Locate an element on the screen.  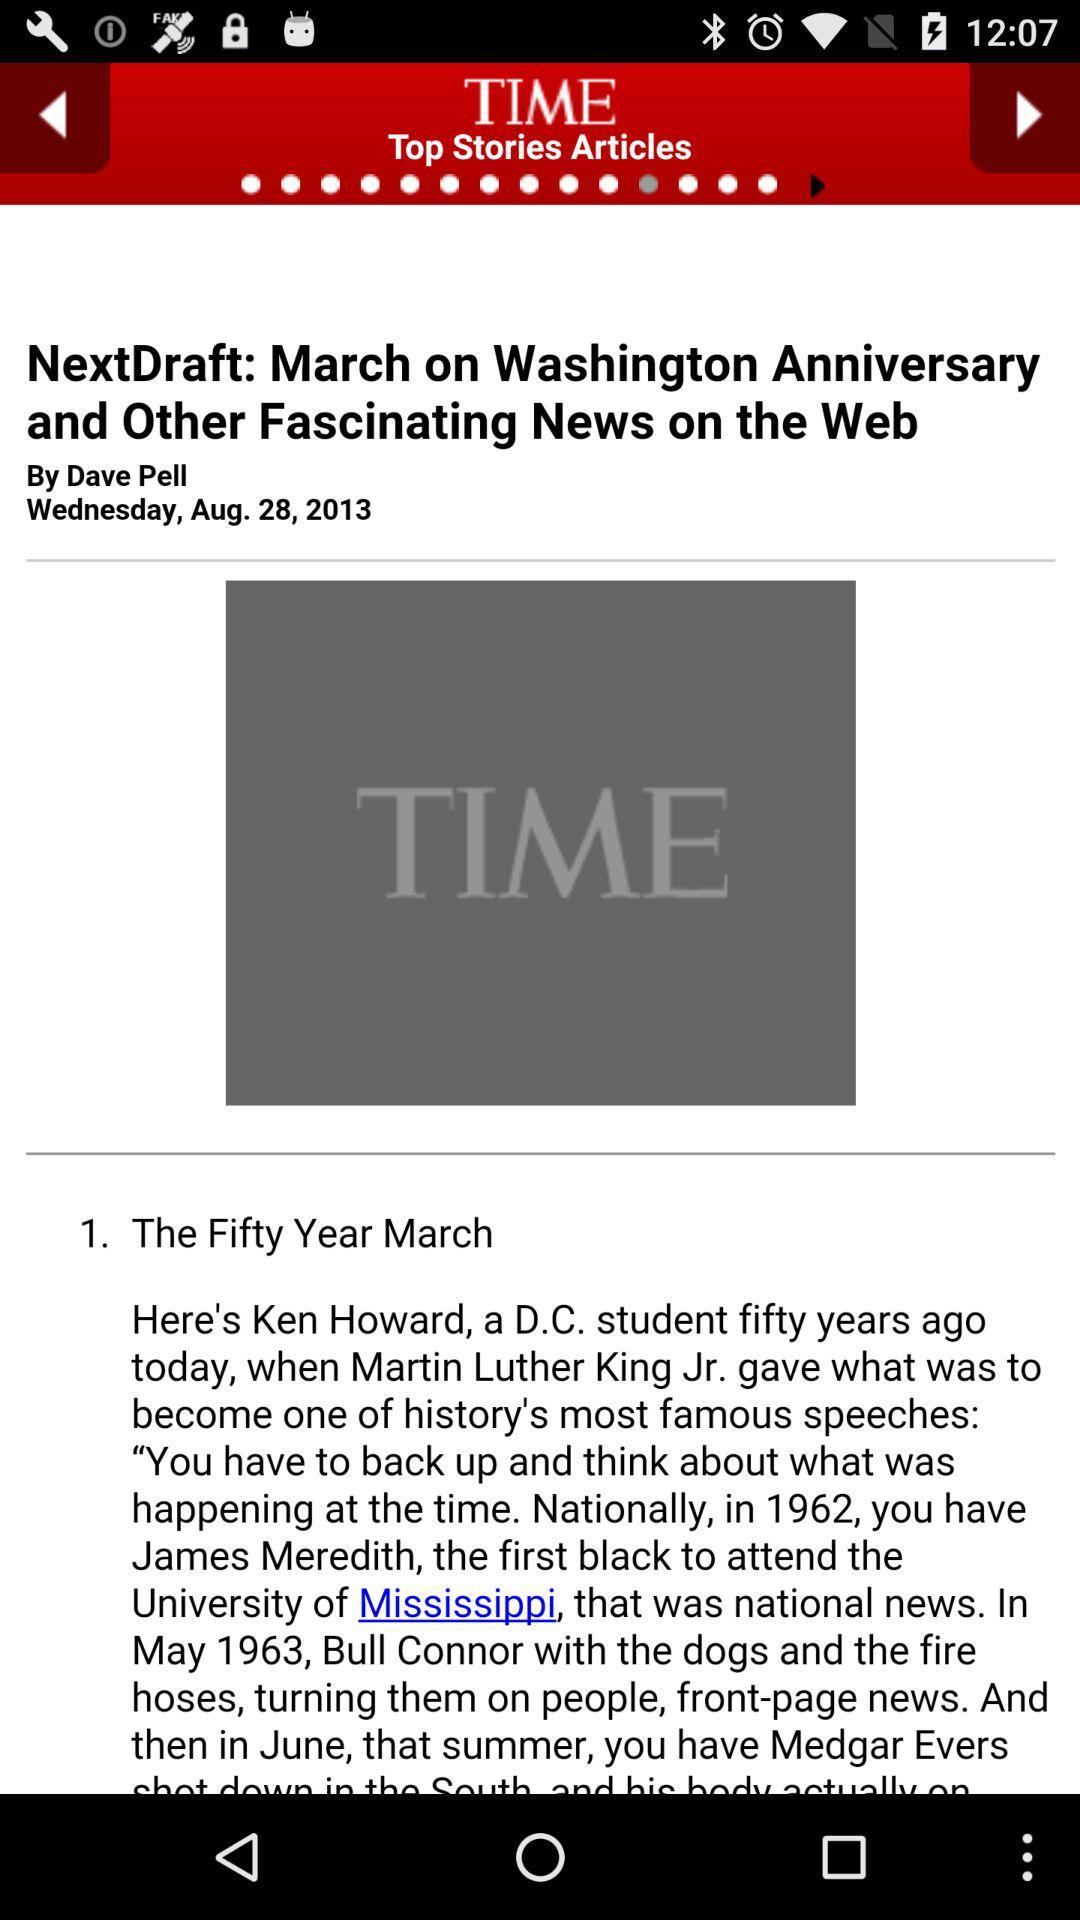
the icon at the center is located at coordinates (540, 1064).